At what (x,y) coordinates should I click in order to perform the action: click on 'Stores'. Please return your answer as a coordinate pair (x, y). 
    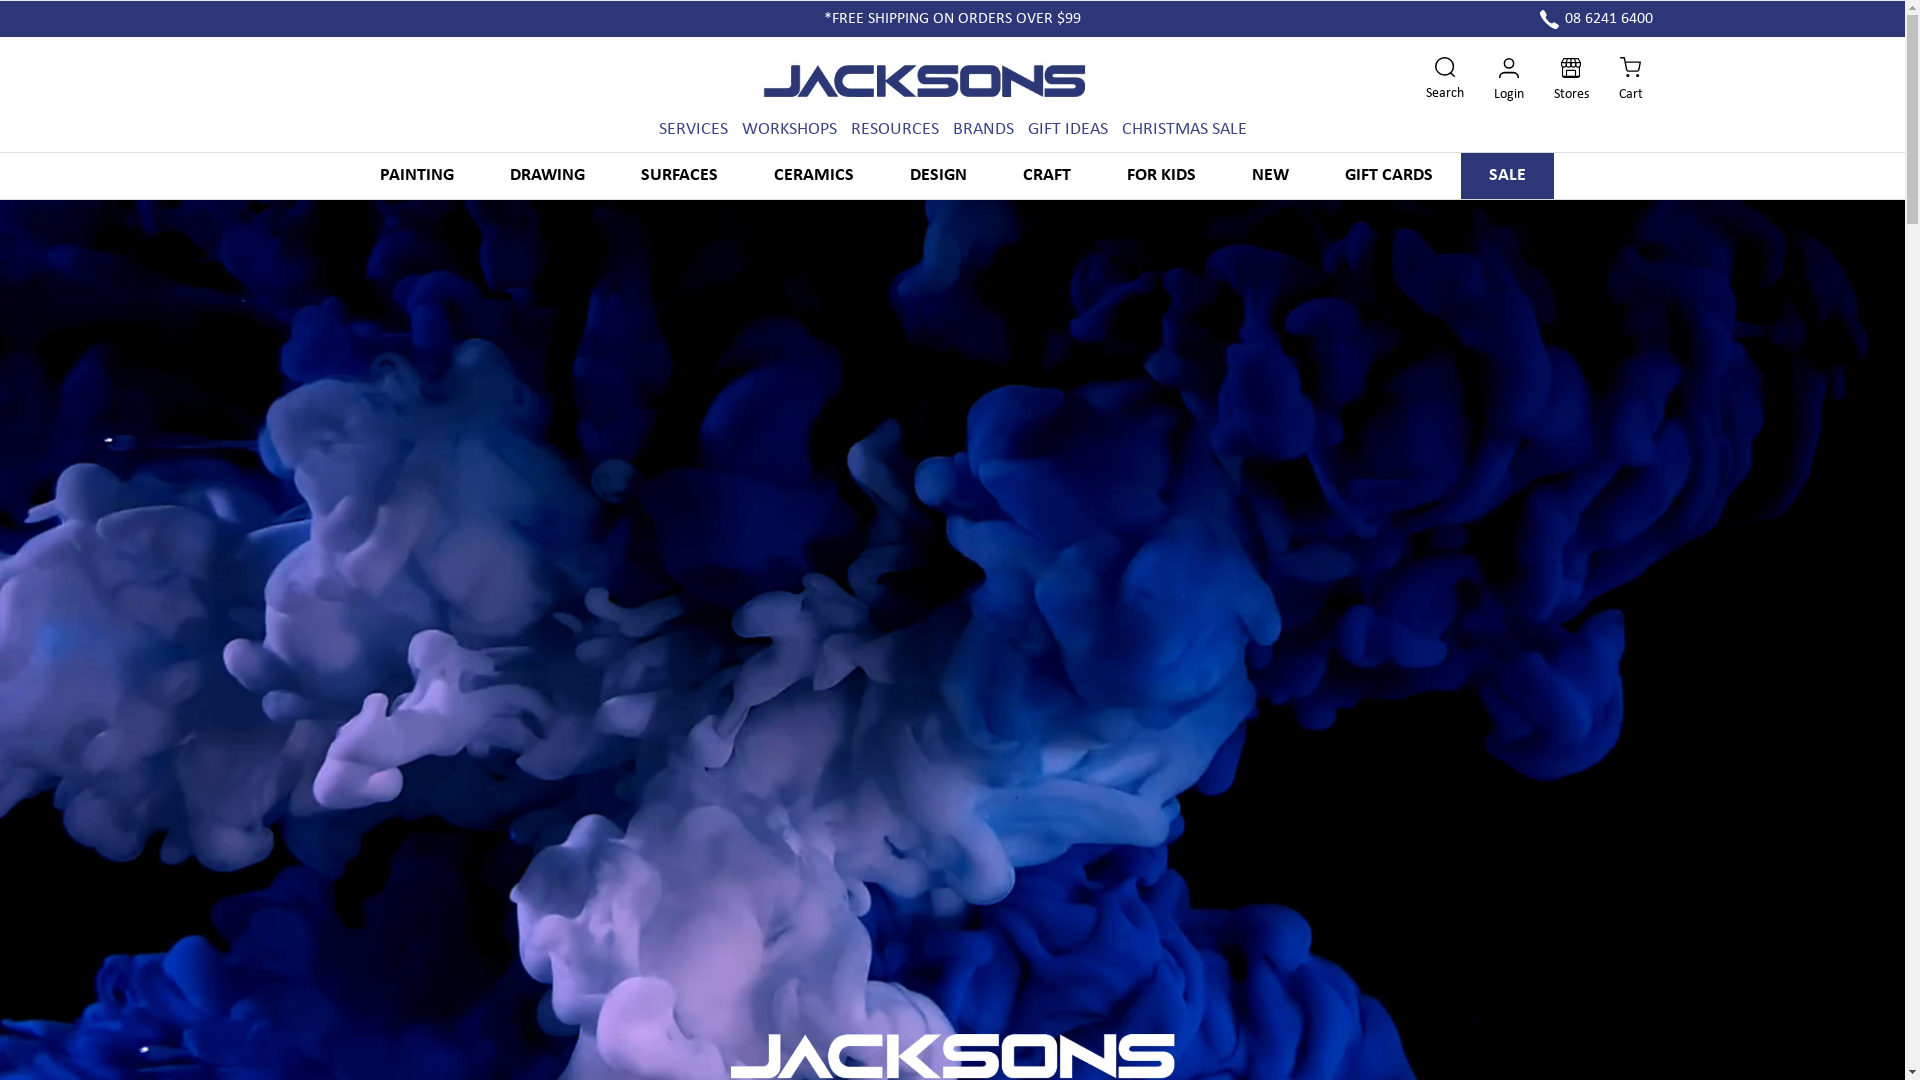
    Looking at the image, I should click on (1553, 80).